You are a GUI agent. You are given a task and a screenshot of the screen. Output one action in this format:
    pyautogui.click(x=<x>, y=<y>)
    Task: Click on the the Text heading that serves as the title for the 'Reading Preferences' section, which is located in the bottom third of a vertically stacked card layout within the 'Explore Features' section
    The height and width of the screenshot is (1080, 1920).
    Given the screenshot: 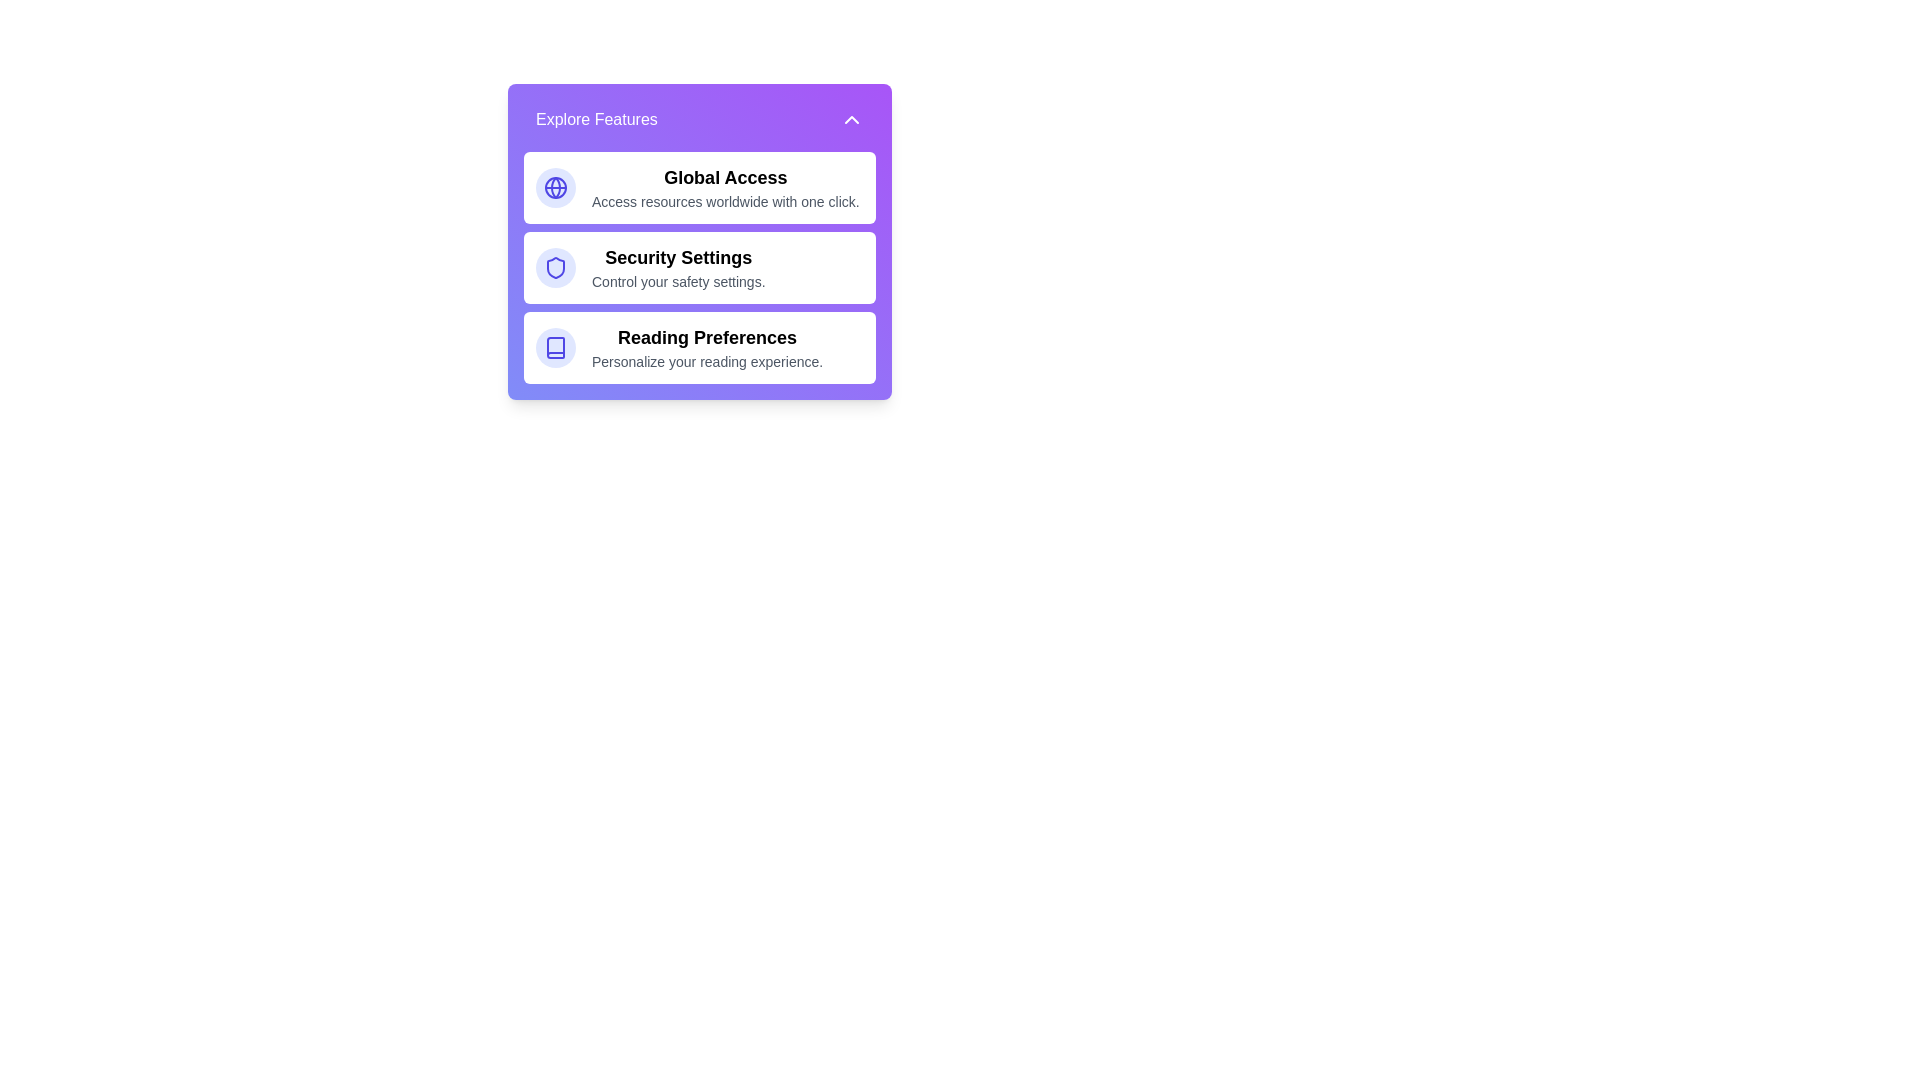 What is the action you would take?
    pyautogui.click(x=707, y=337)
    